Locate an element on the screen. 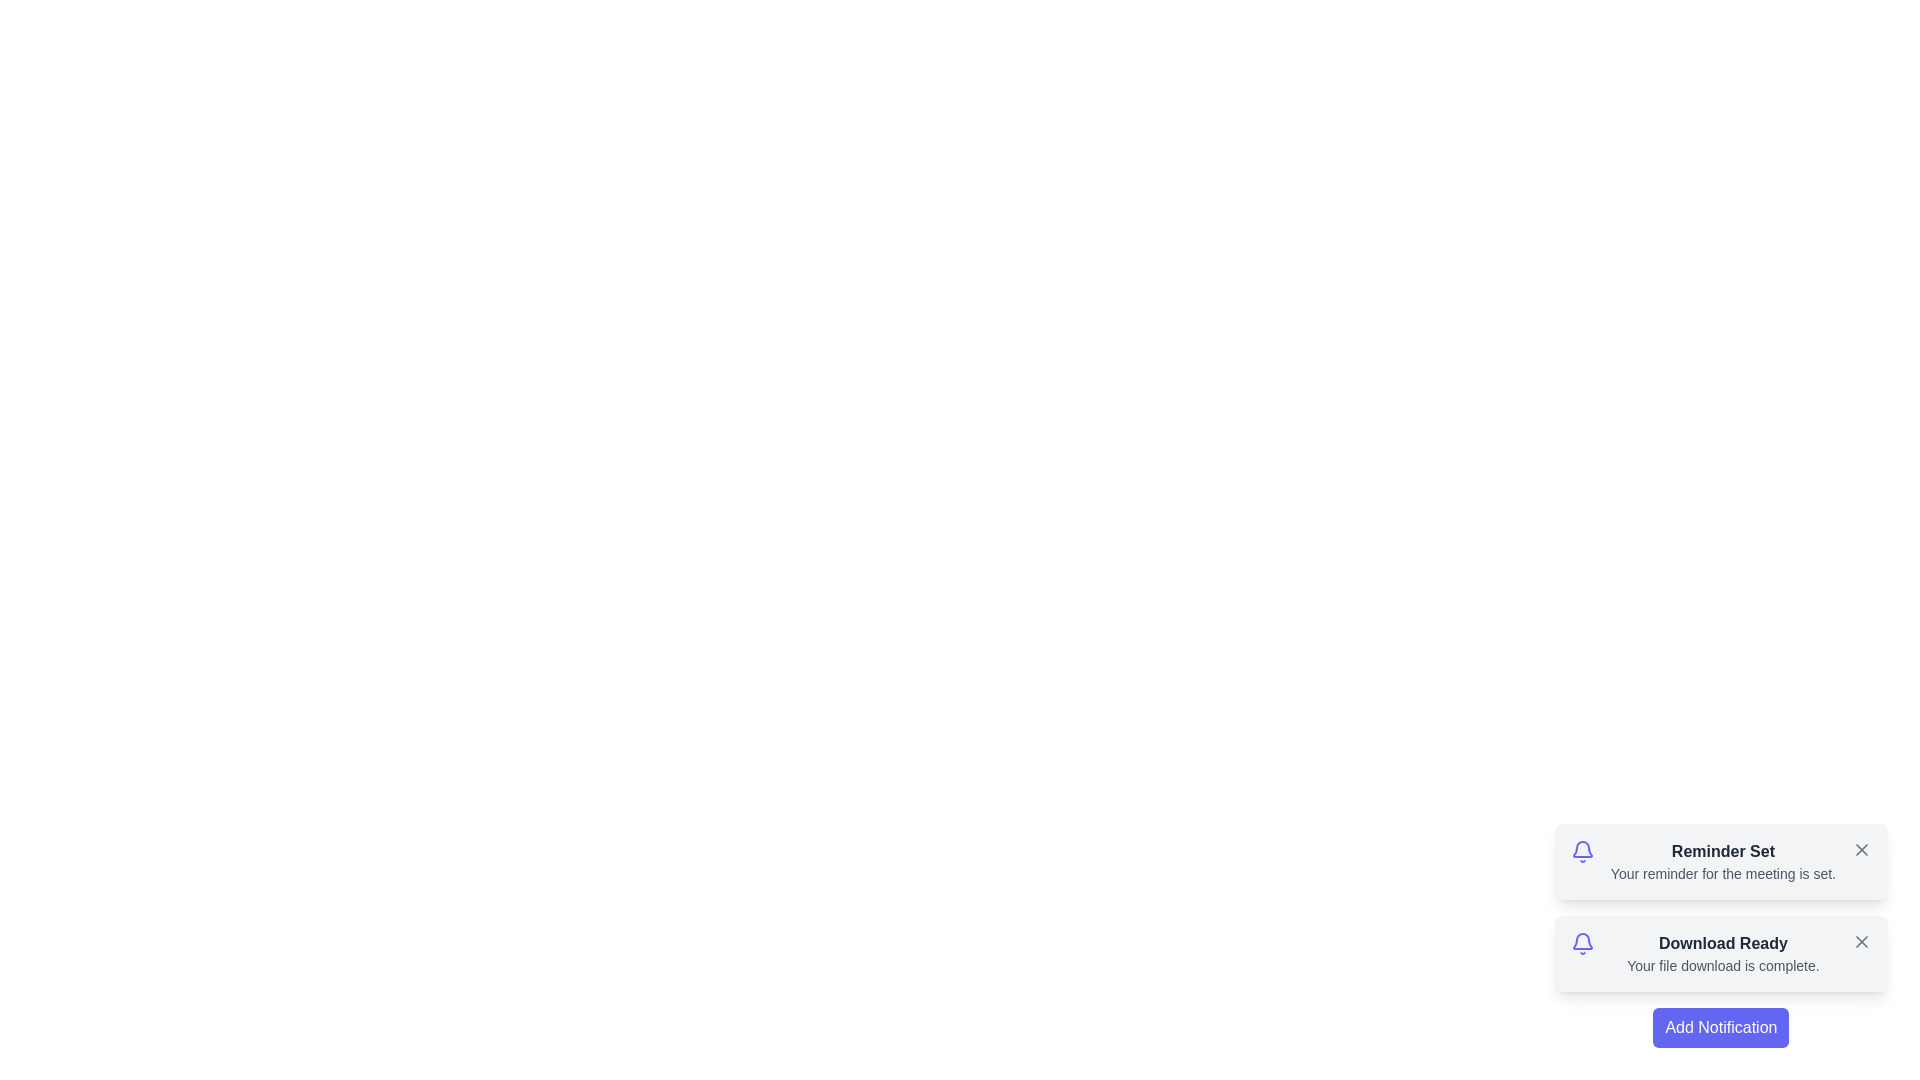 The width and height of the screenshot is (1920, 1080). the gray 'X' icon button located at the top-right corner of the 'Download Ready' notification card is located at coordinates (1861, 941).